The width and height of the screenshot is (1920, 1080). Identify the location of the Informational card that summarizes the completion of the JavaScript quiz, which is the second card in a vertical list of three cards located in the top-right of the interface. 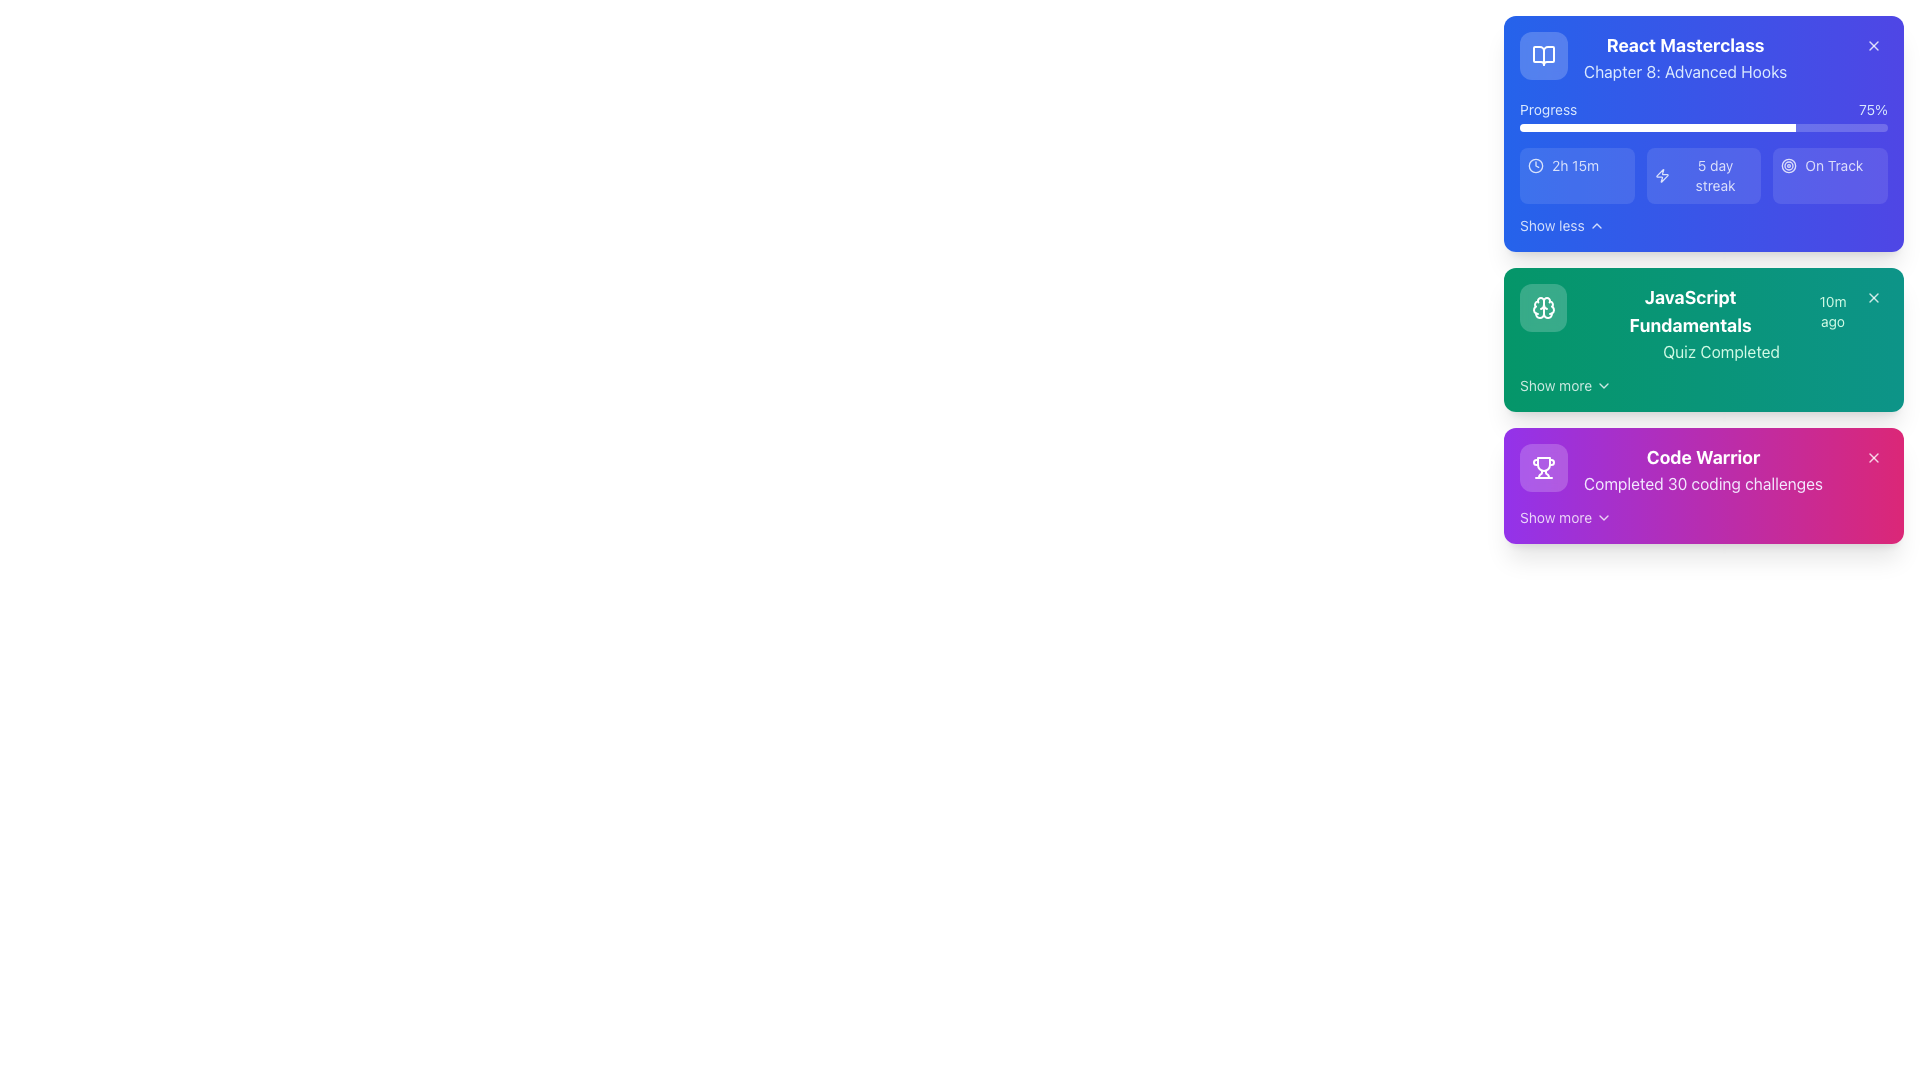
(1703, 338).